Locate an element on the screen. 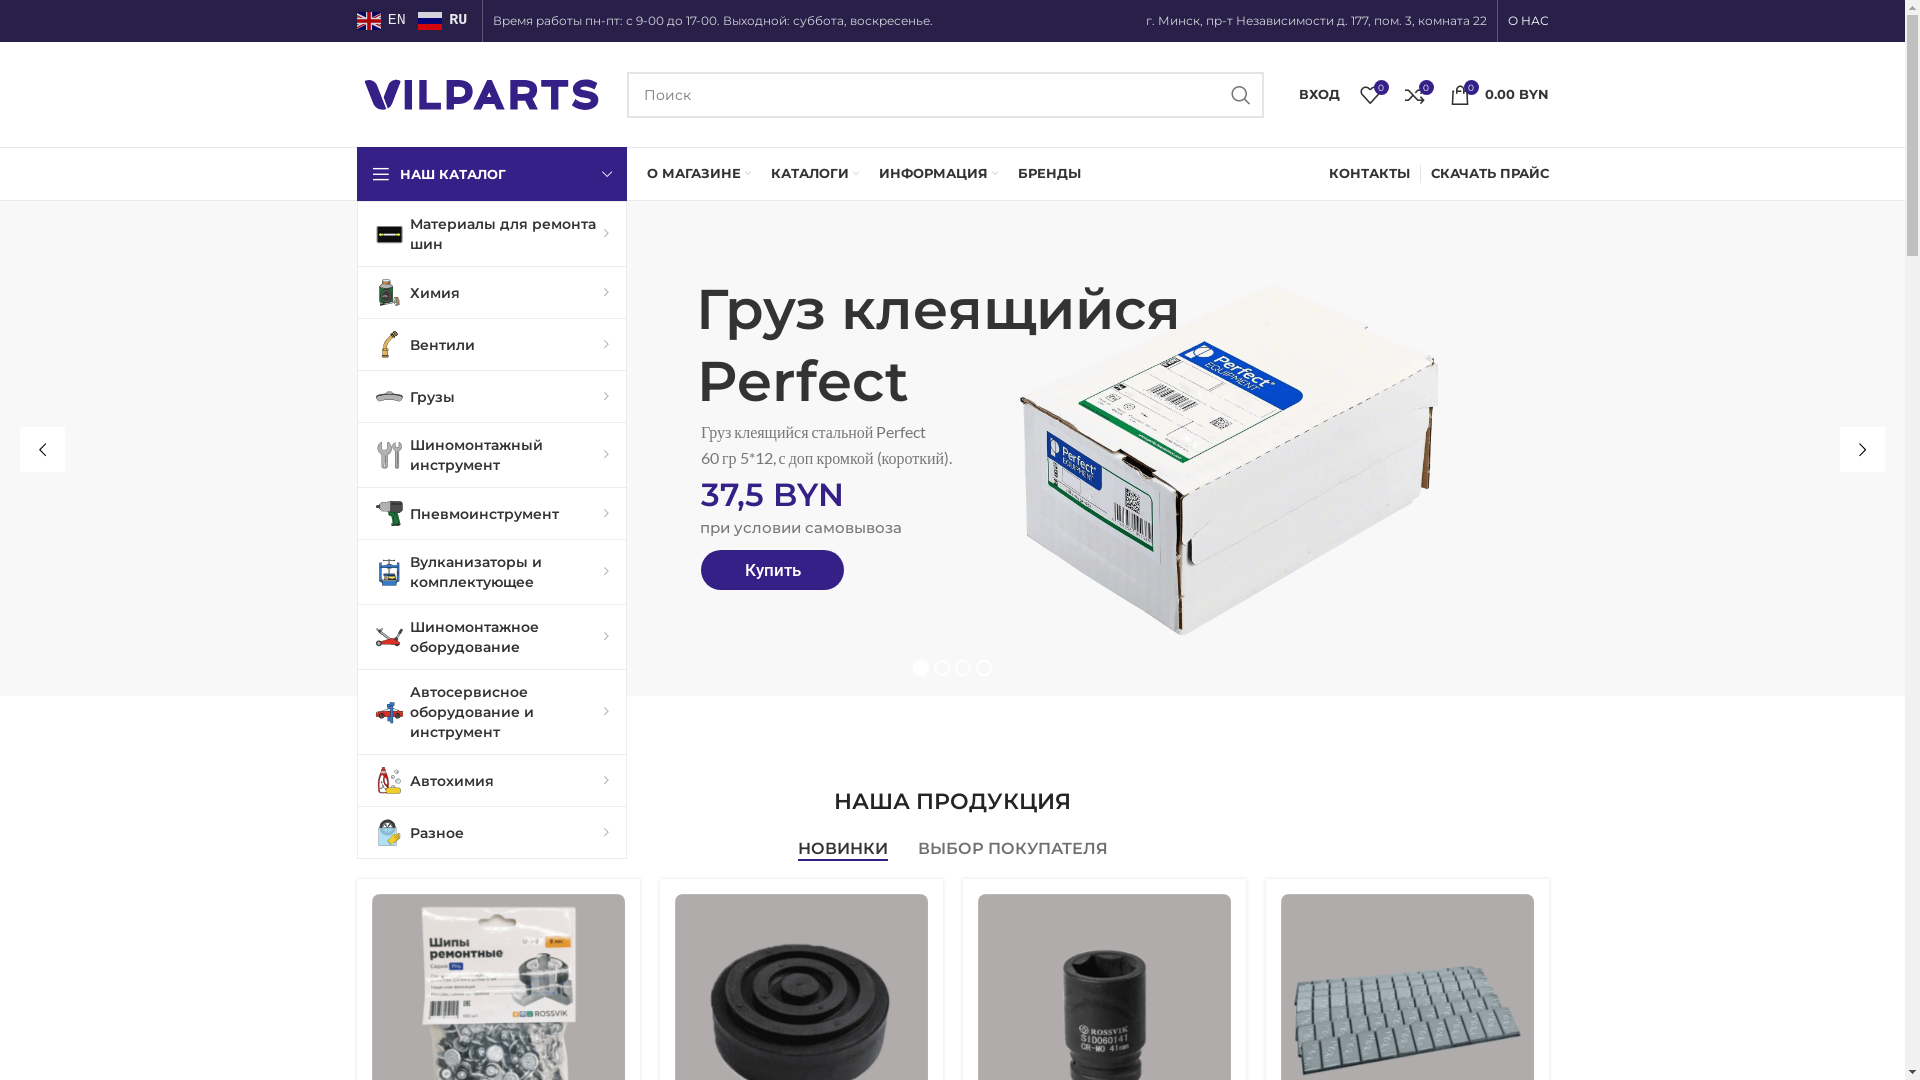 The image size is (1920, 1080). 'RU' is located at coordinates (444, 20).